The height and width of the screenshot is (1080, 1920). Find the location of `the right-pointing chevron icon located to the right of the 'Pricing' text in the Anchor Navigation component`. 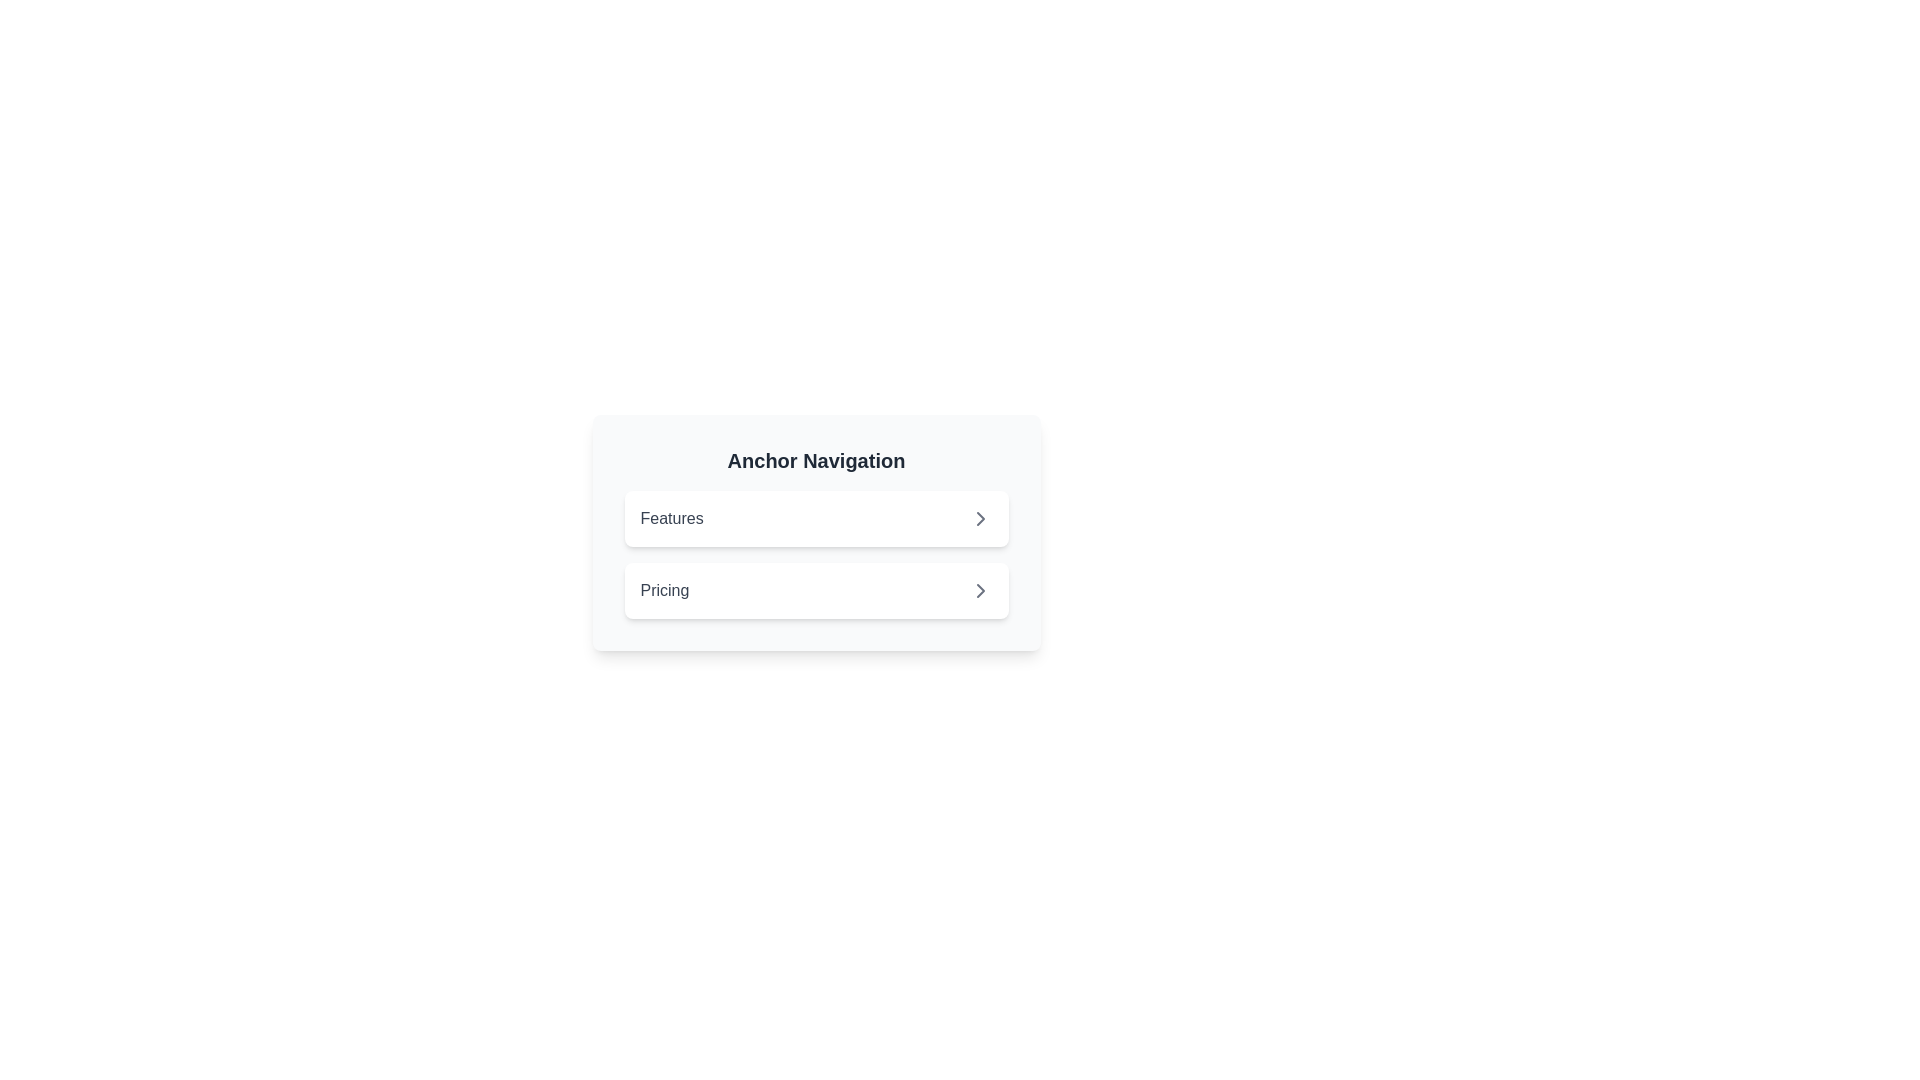

the right-pointing chevron icon located to the right of the 'Pricing' text in the Anchor Navigation component is located at coordinates (980, 589).